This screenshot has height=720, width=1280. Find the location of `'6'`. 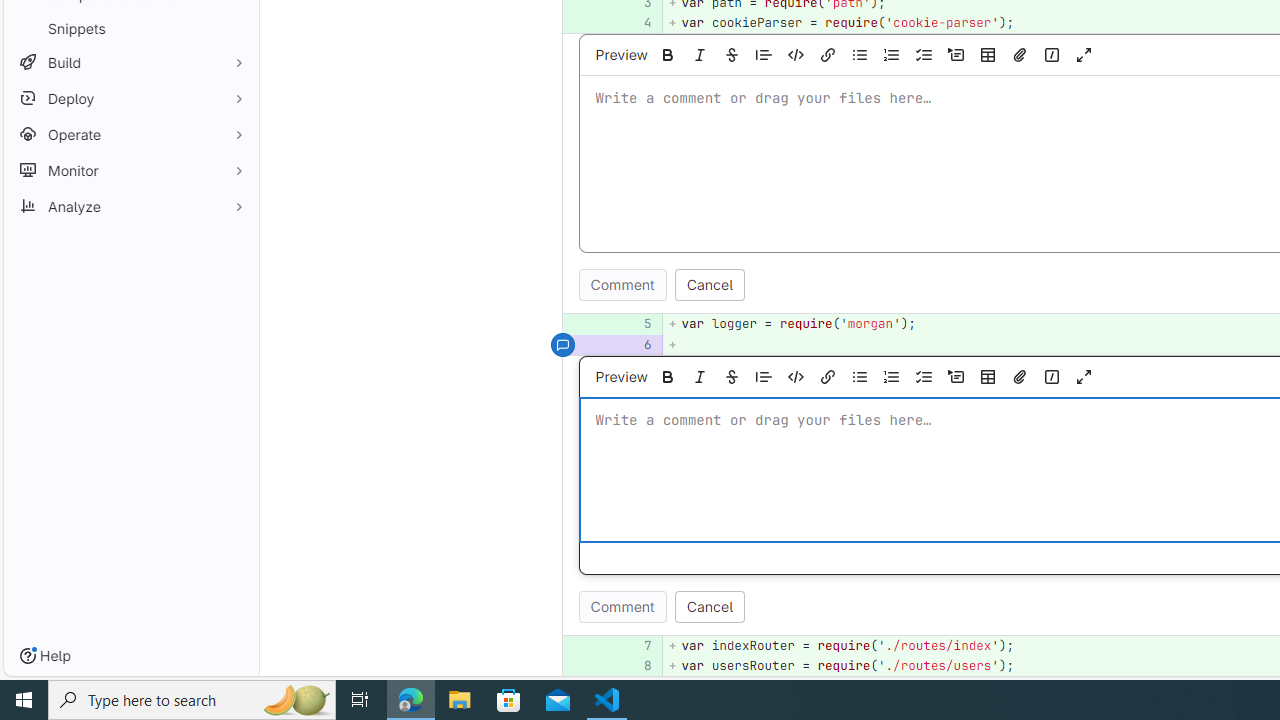

'6' is located at coordinates (633, 343).